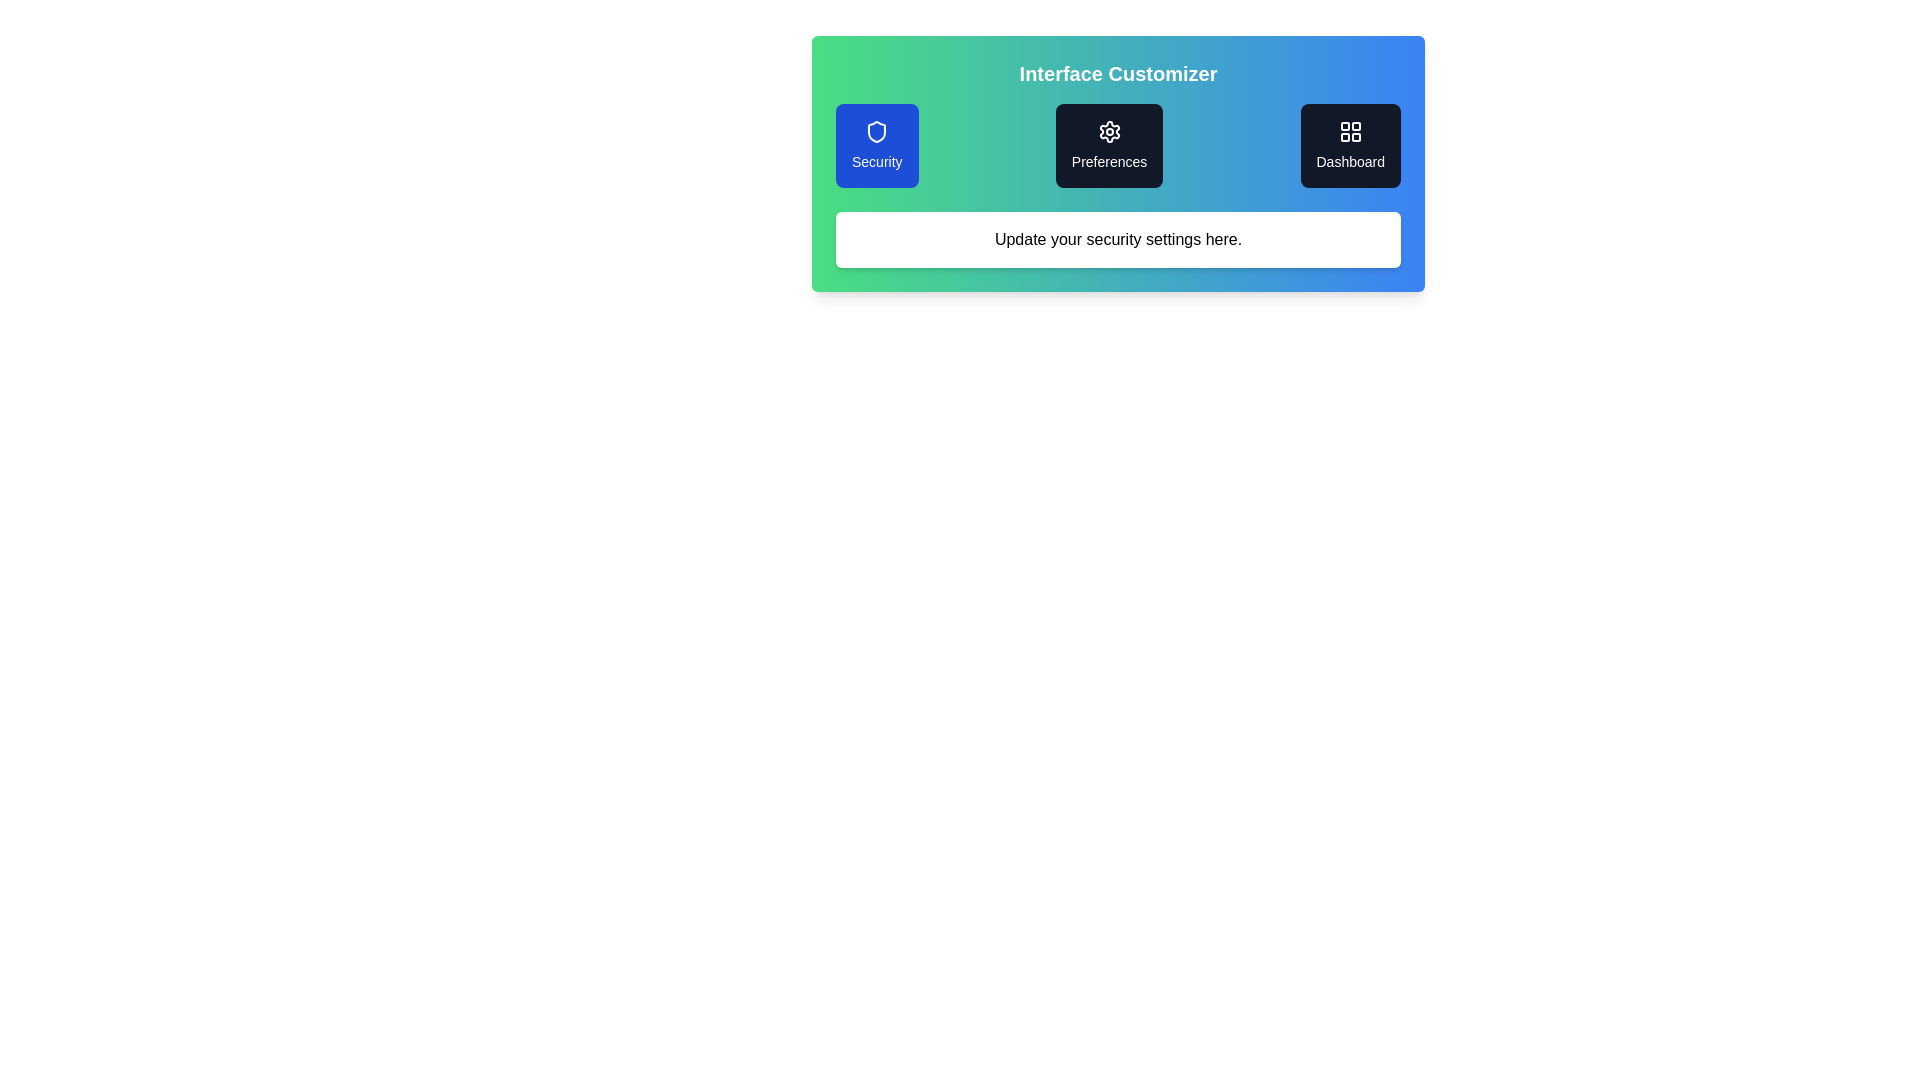 This screenshot has height=1080, width=1920. What do you see at coordinates (1108, 145) in the screenshot?
I see `the second button in the row of three, positioned between the 'Security' button and the 'Dashboard' button` at bounding box center [1108, 145].